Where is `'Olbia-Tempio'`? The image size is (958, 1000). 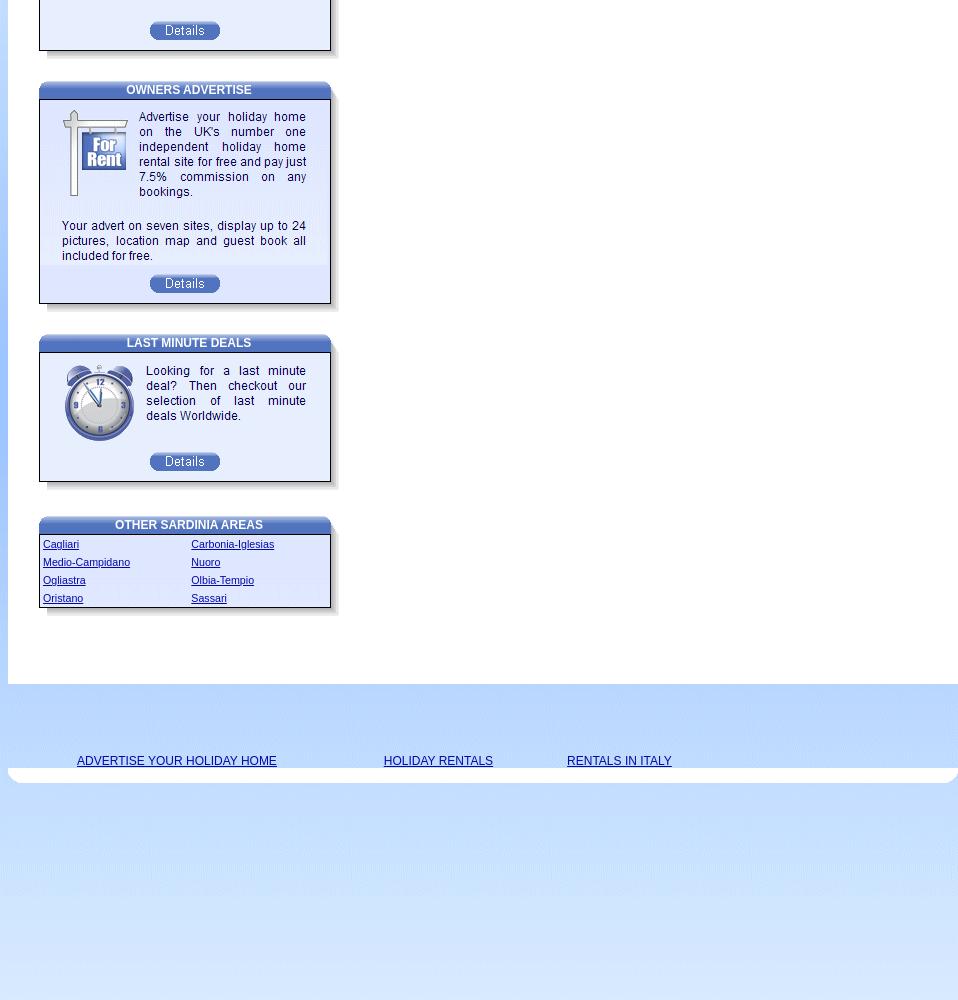
'Olbia-Tempio' is located at coordinates (190, 579).